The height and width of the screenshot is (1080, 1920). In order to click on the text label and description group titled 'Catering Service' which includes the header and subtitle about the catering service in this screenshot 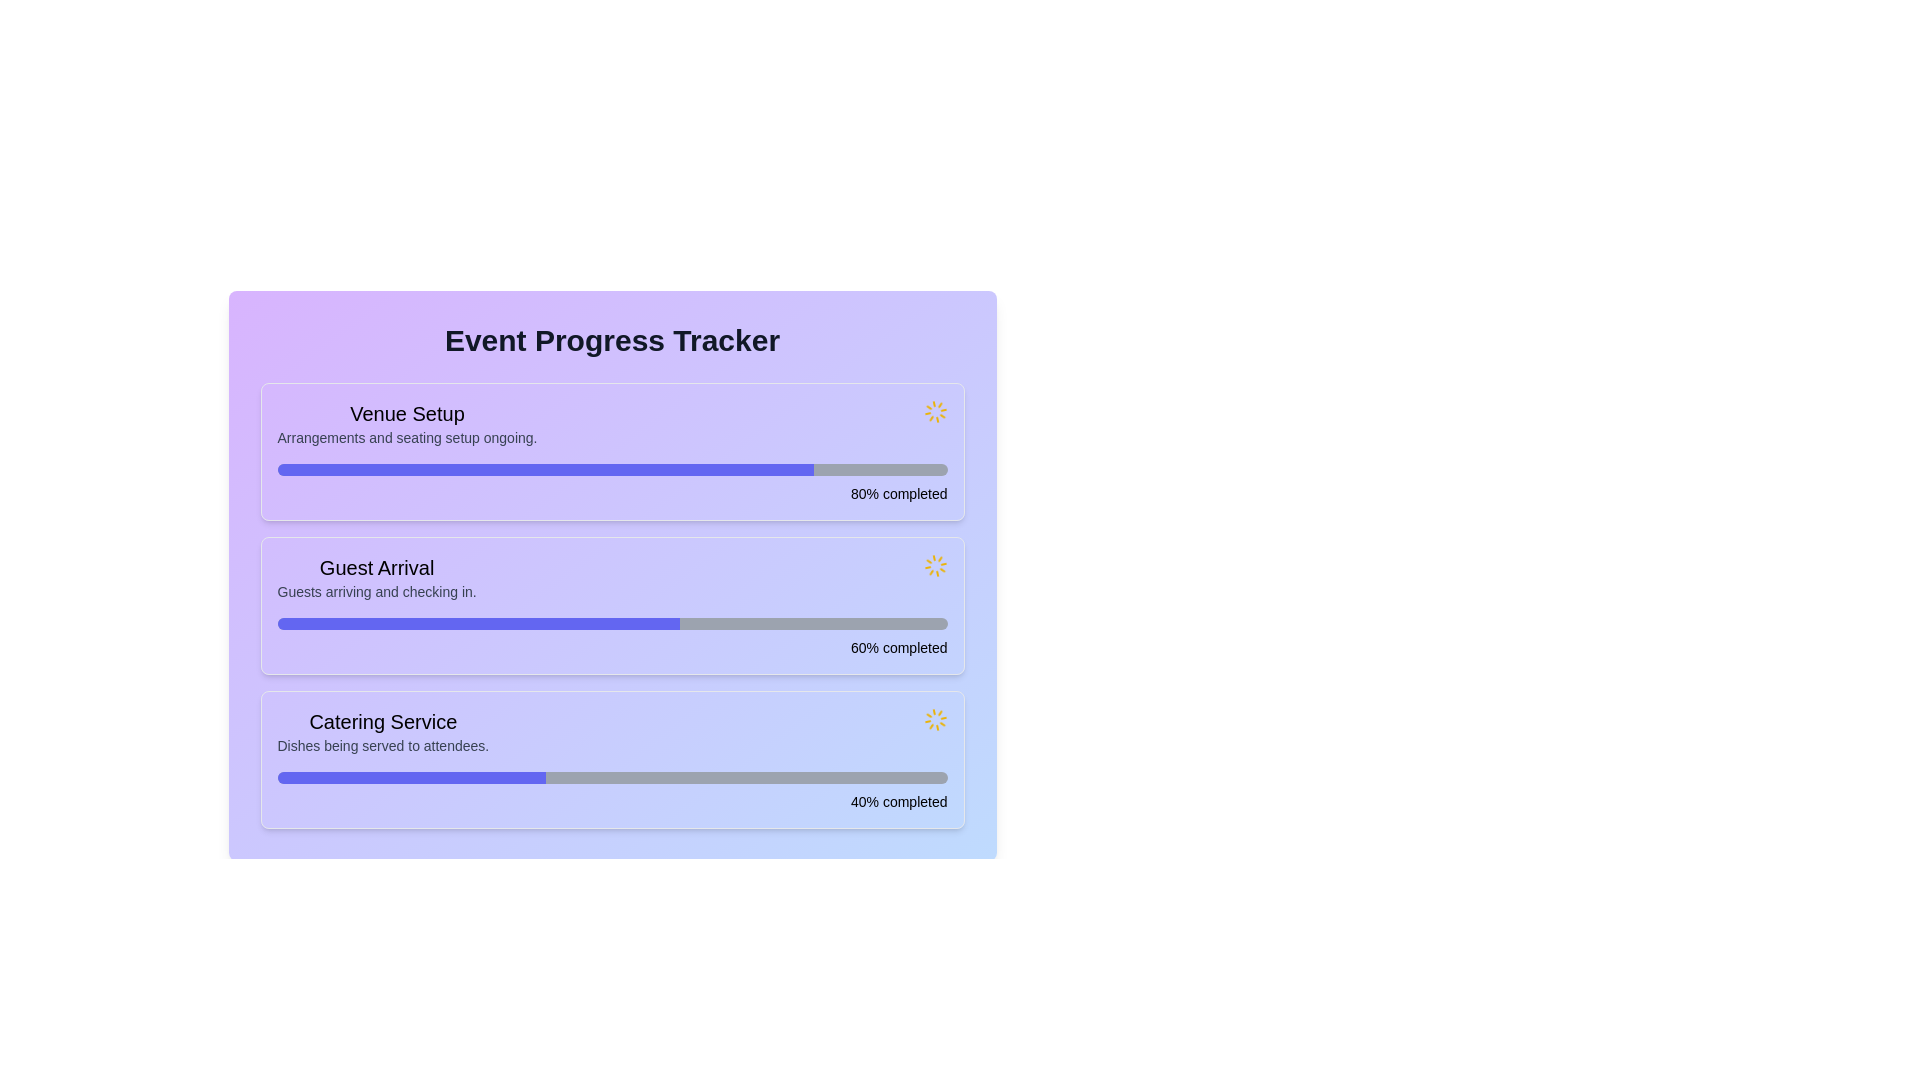, I will do `click(383, 732)`.